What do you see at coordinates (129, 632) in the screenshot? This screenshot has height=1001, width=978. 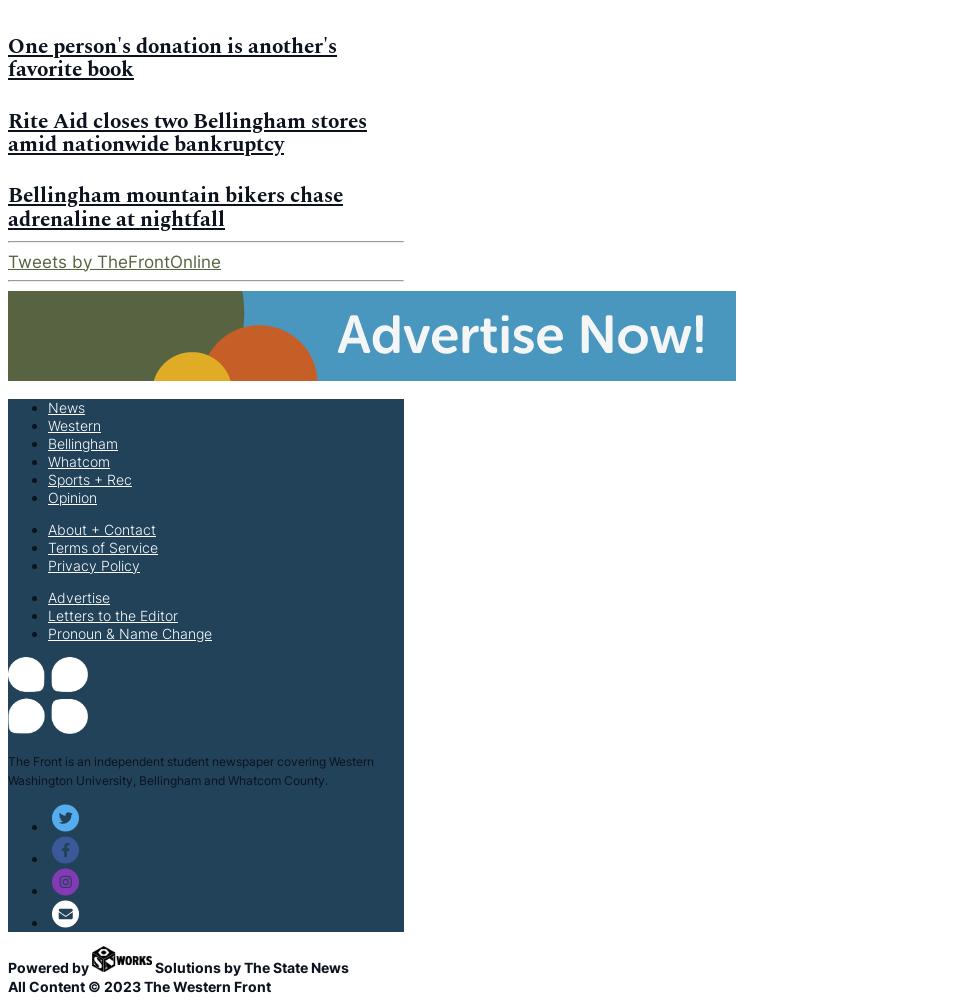 I see `'Pronoun & Name Change'` at bounding box center [129, 632].